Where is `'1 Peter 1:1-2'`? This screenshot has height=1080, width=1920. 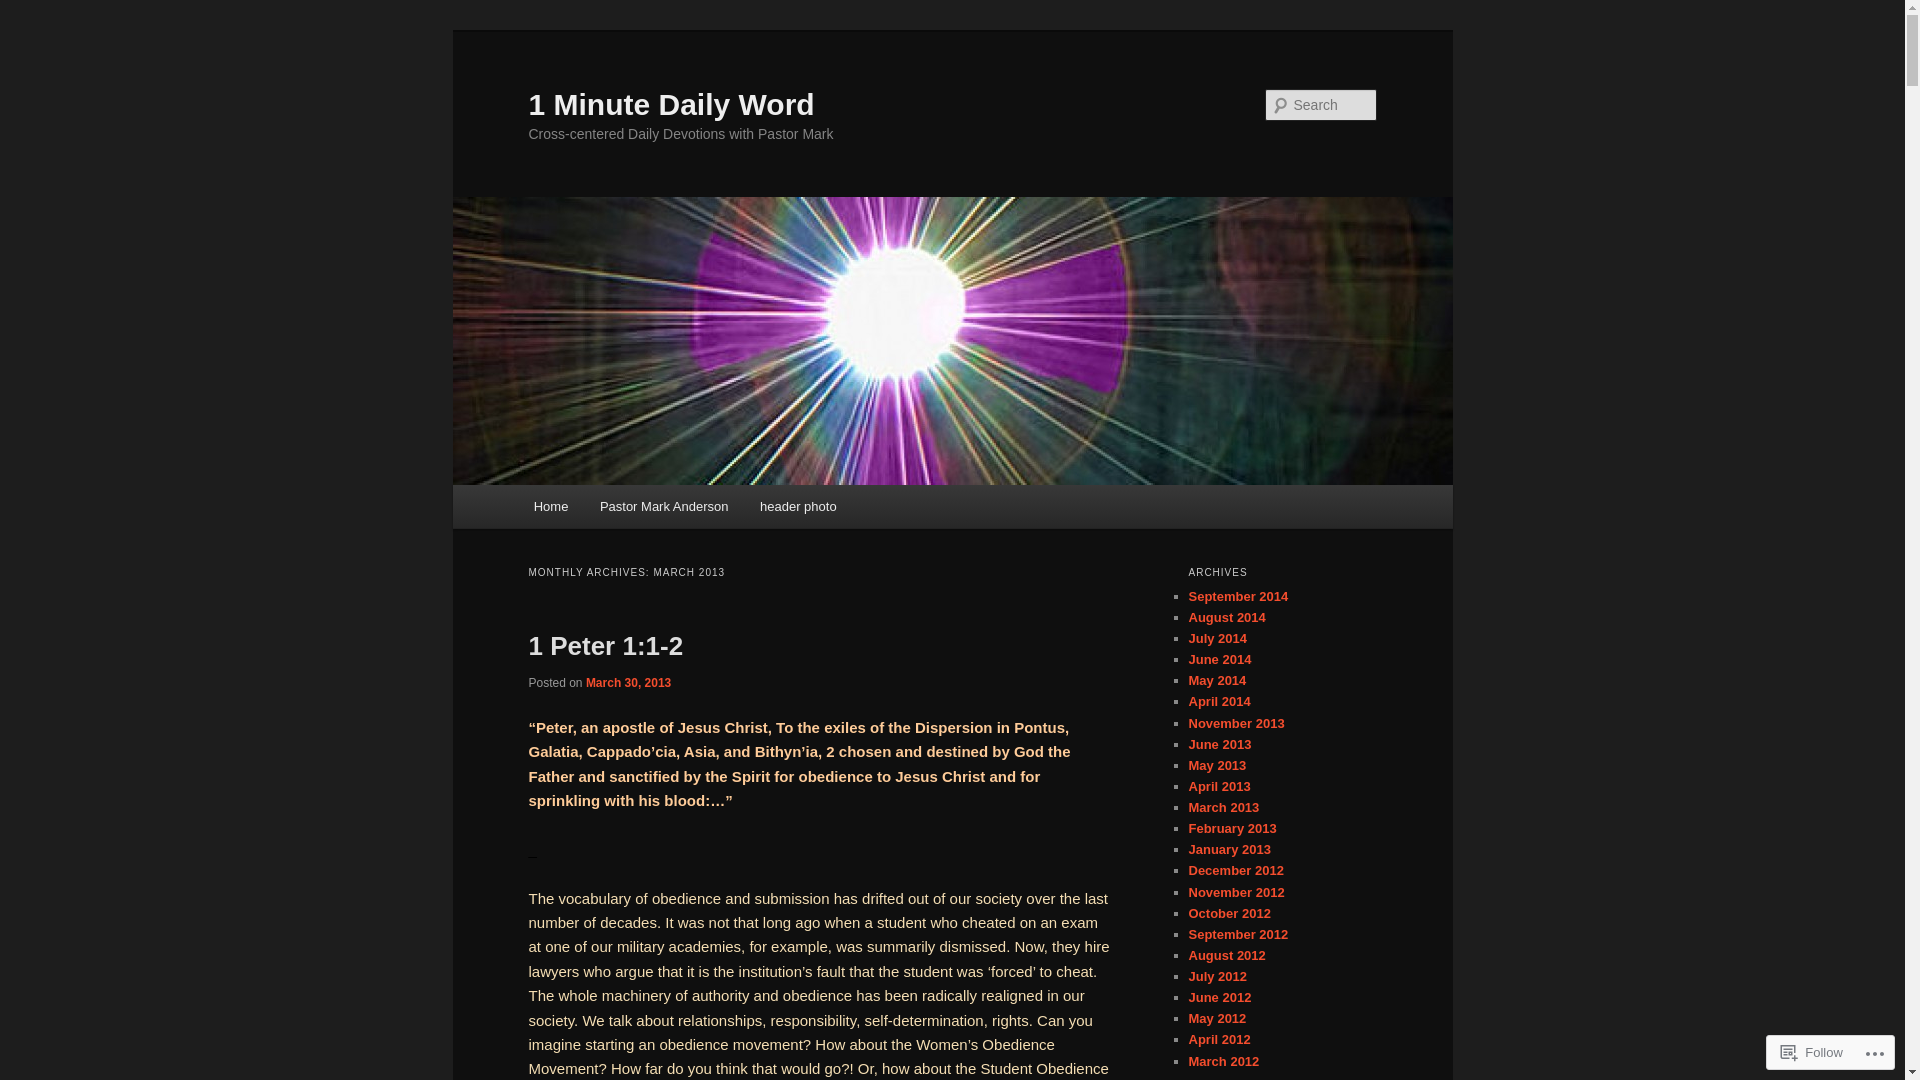 '1 Peter 1:1-2' is located at coordinates (604, 645).